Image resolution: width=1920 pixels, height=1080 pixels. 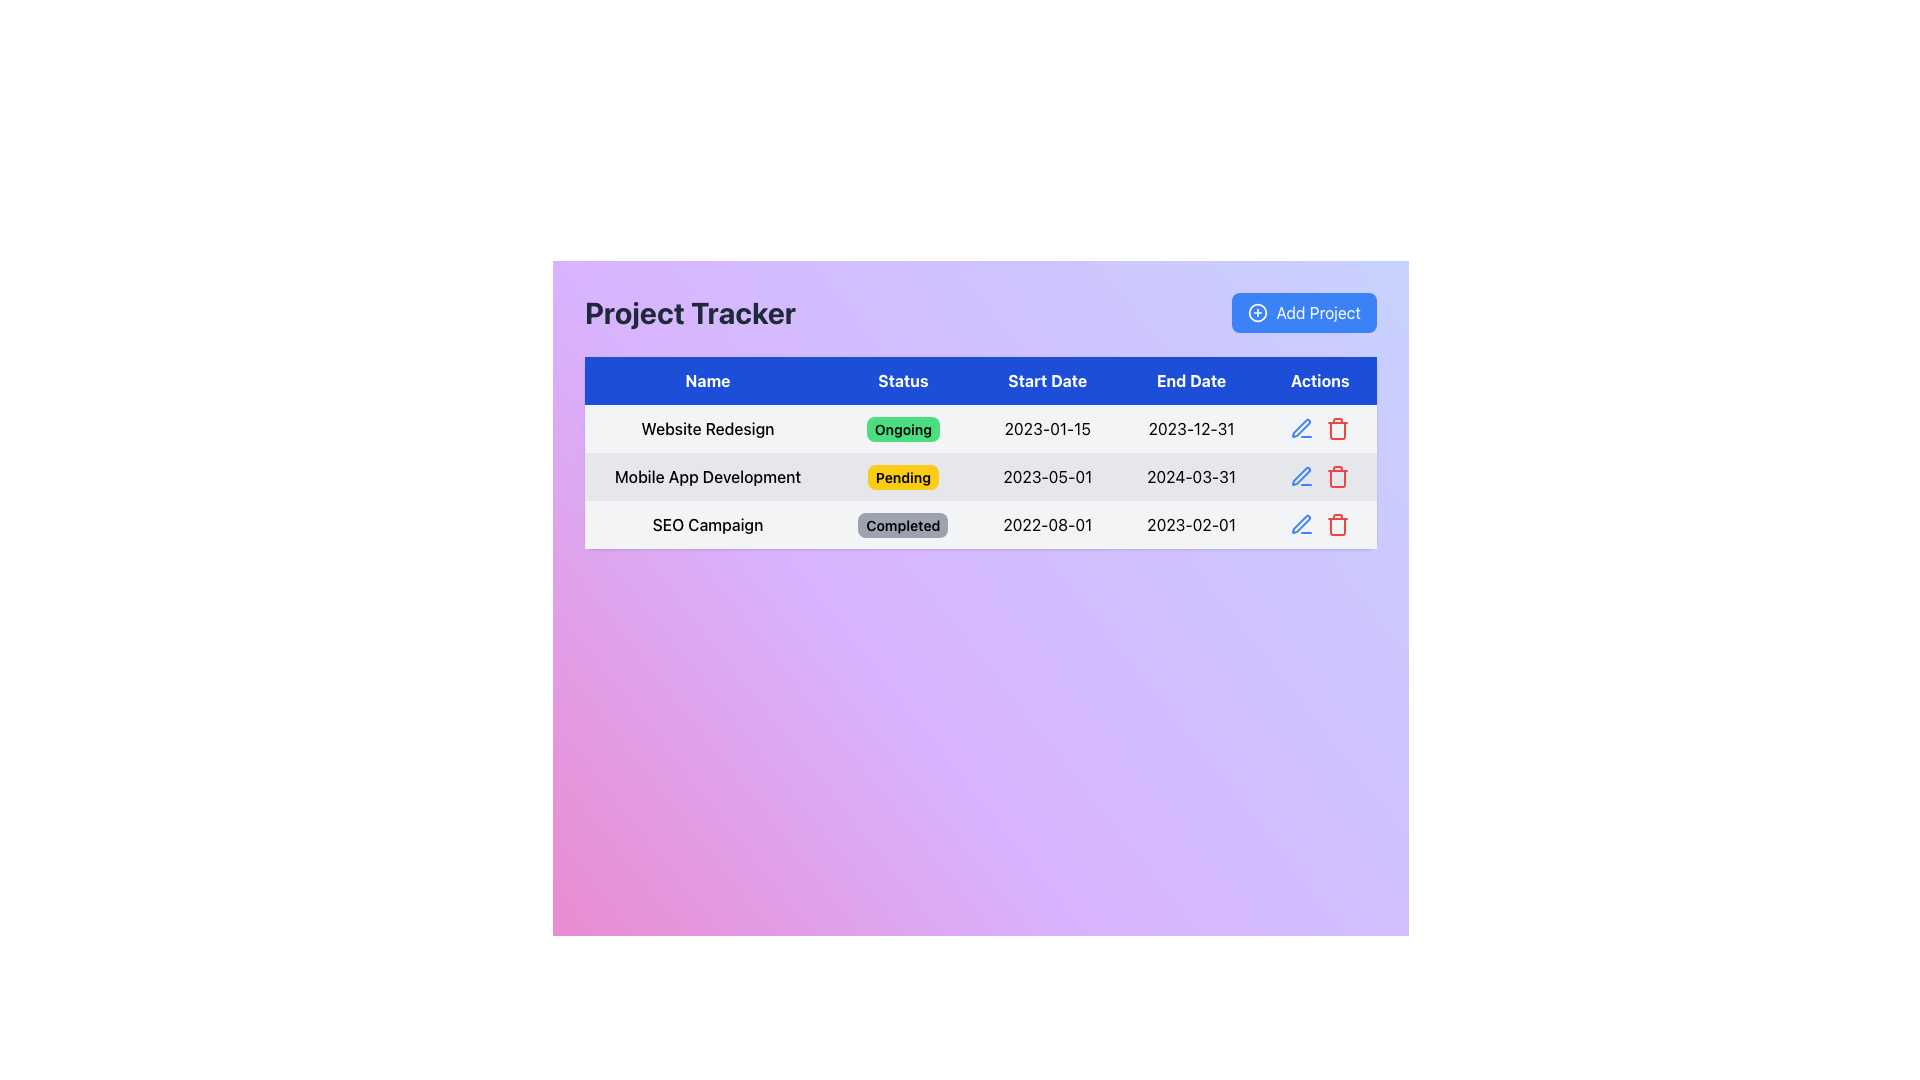 What do you see at coordinates (980, 427) in the screenshot?
I see `the links or buttons within the first row of the project table for 'Website Redesign', which is styled with a light gray background and contains project status 'Ongoing'` at bounding box center [980, 427].